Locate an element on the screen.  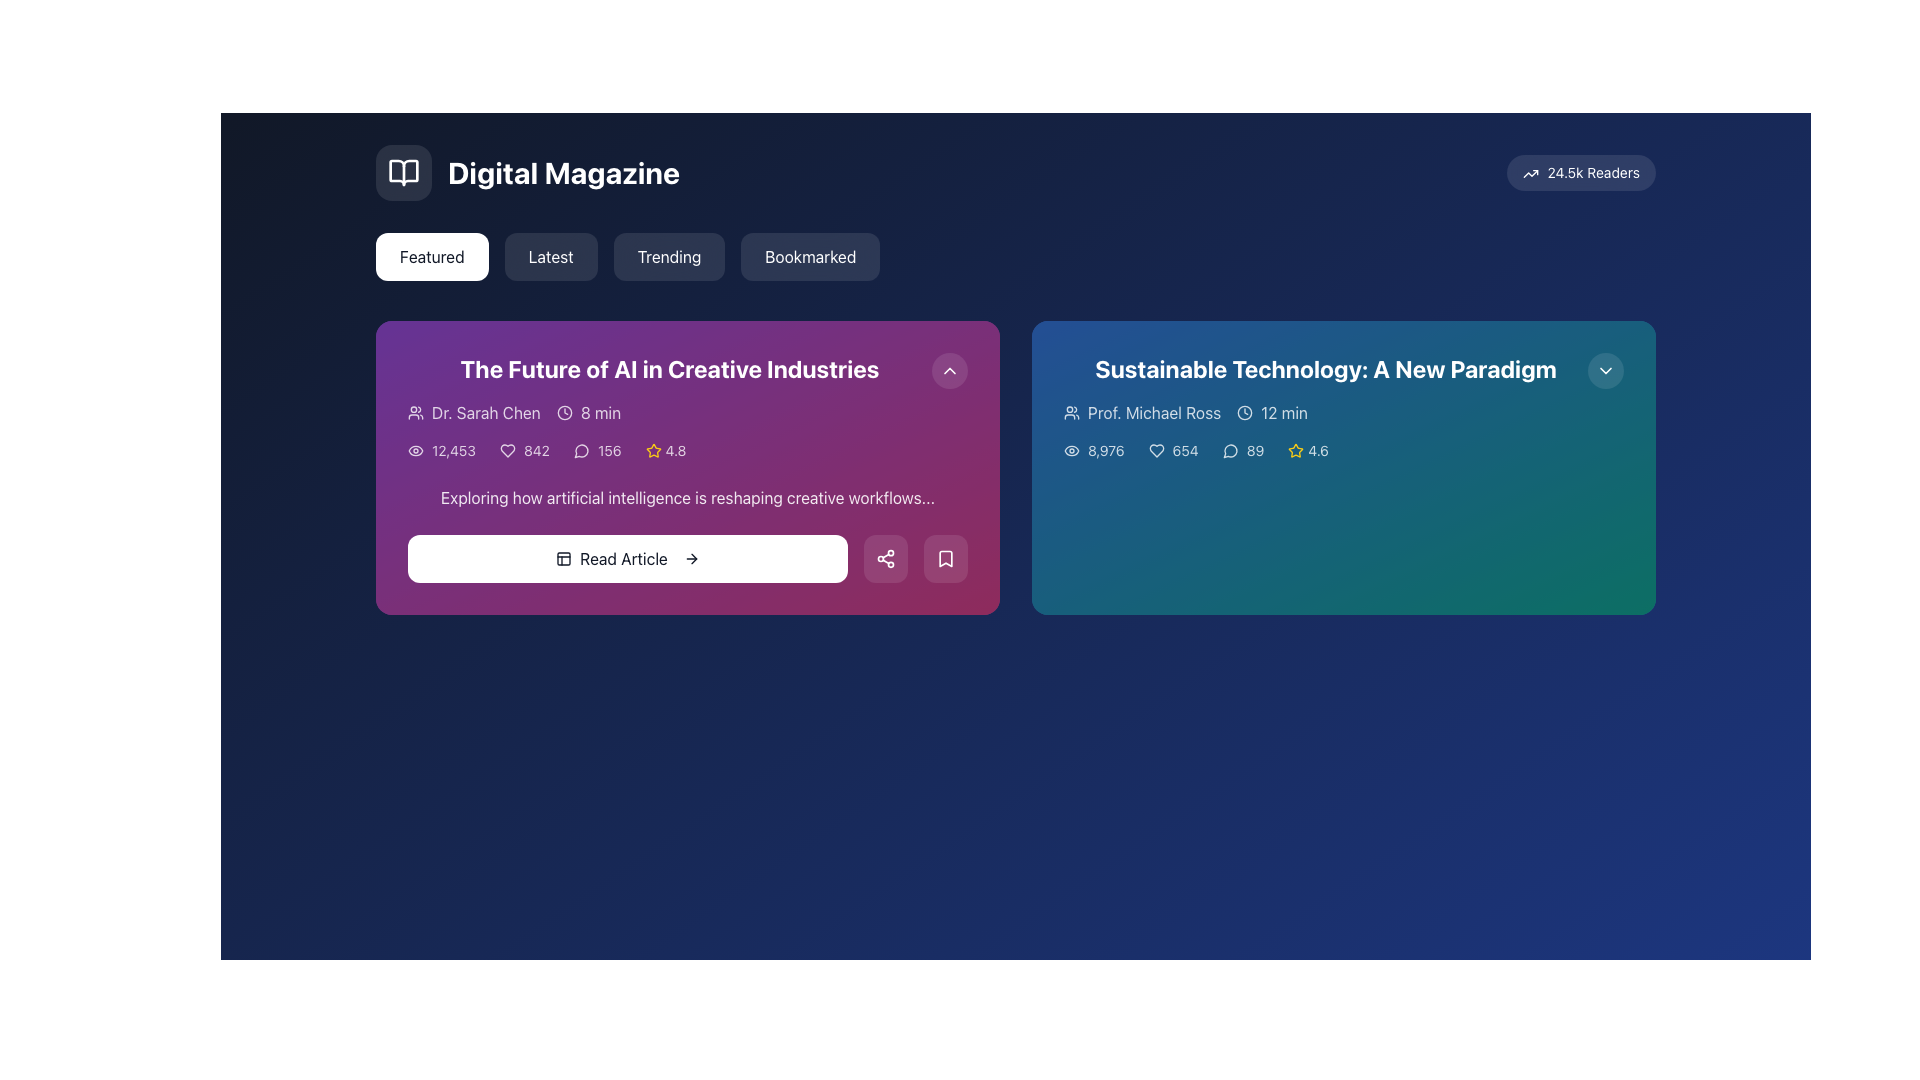
the 'Featured' button, which is the first button in the group located below the 'Digital Magazine' heading and to the left of the 'Latest' button is located at coordinates (431, 256).